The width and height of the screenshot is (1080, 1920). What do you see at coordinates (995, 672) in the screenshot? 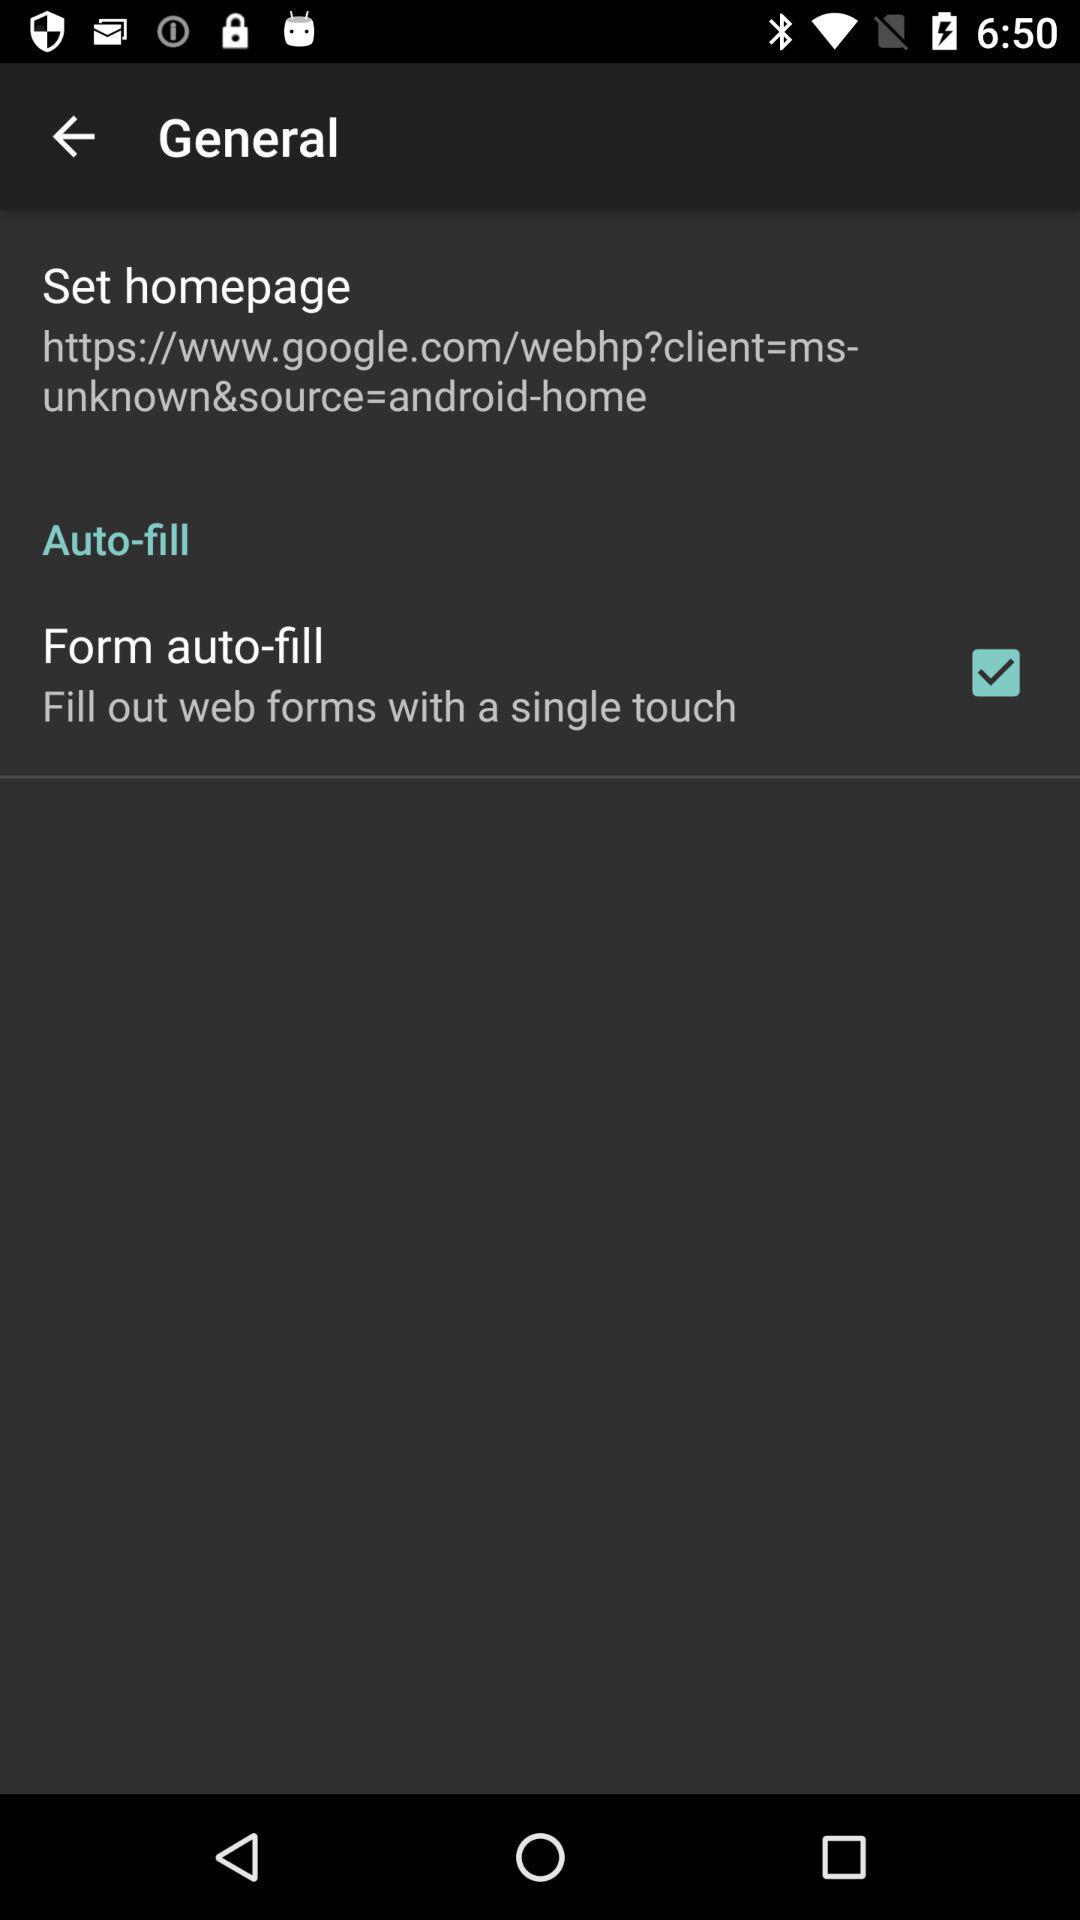
I see `app to the right of fill out web icon` at bounding box center [995, 672].